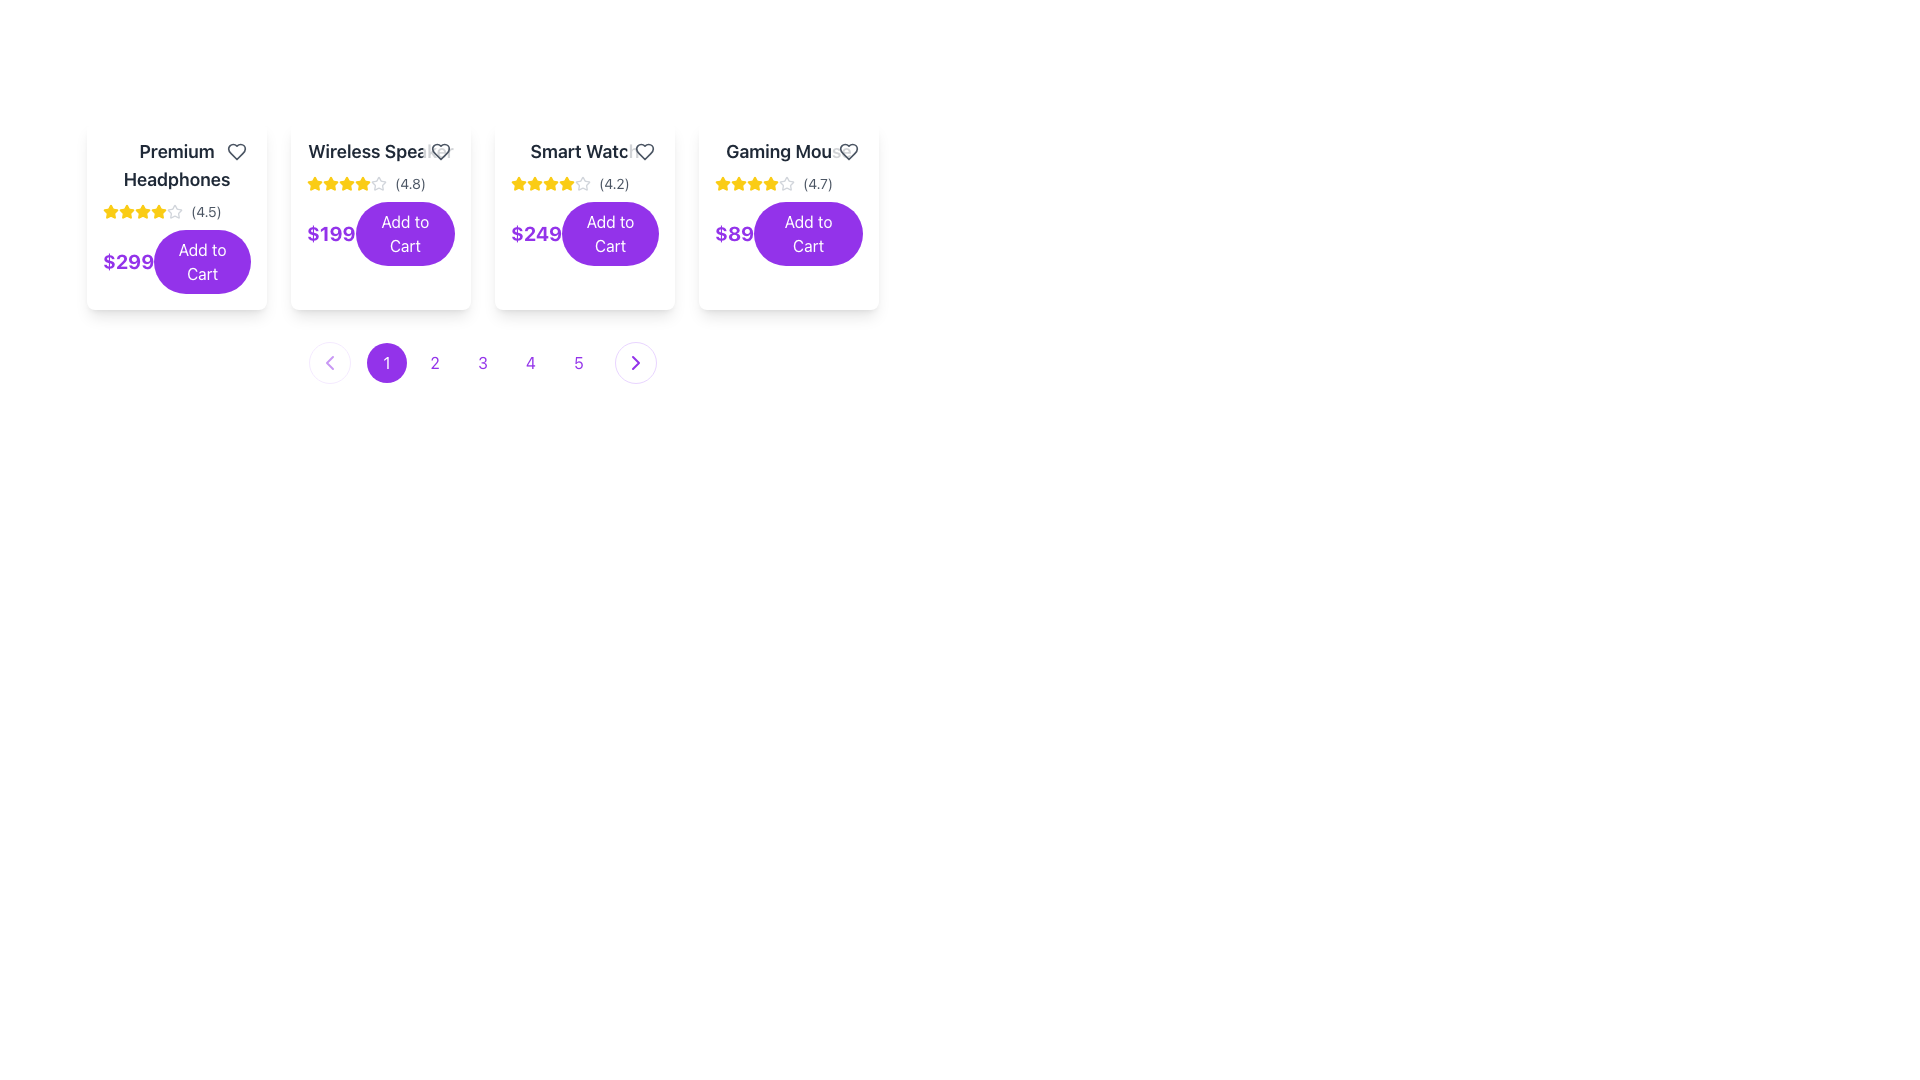 Image resolution: width=1920 pixels, height=1080 pixels. Describe the element at coordinates (581, 183) in the screenshot. I see `the rating star icon for the product 'Smart Watch', which is located in the rating section of the third card among a series of five star symbols` at that location.